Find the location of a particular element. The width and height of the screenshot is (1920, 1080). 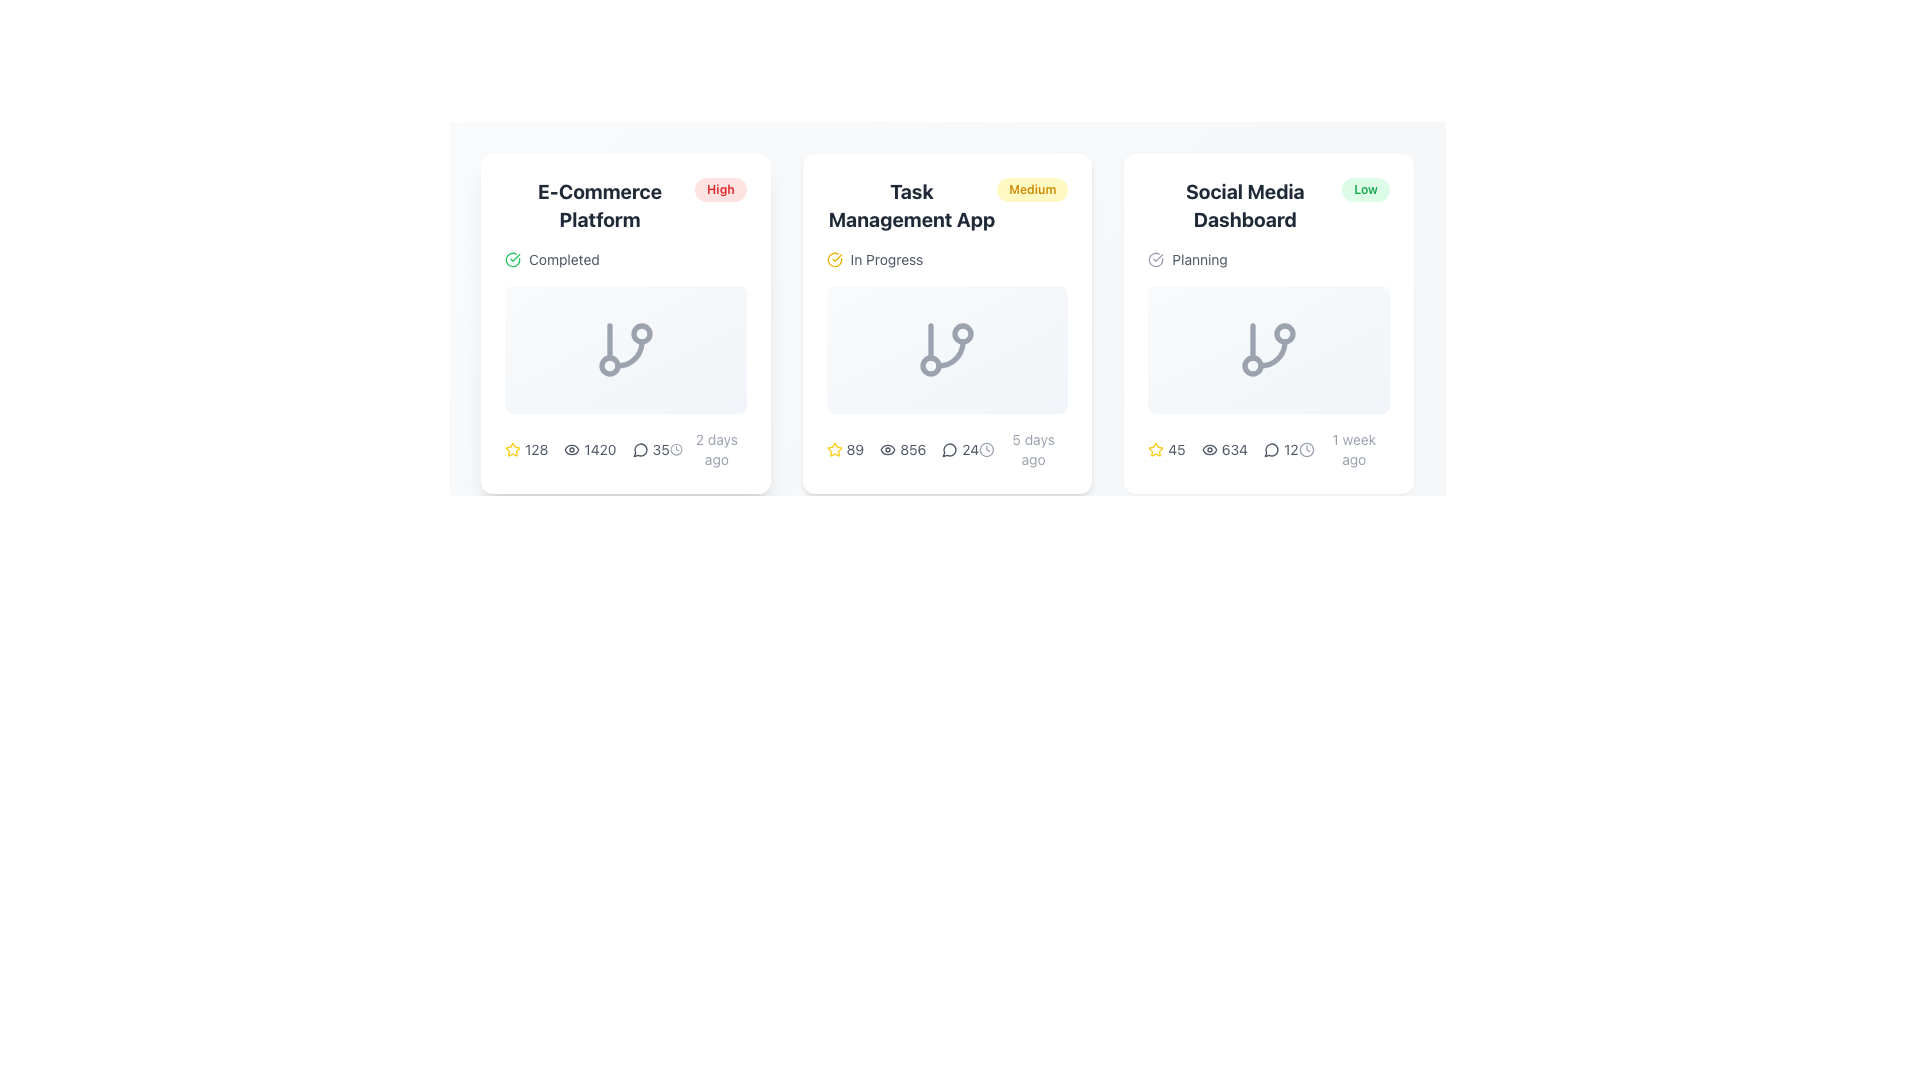

text '856' that is displayed with an eye icon in gray color, located as the second element in a horizontal row of numerical indicators under the 'Task Management App' card is located at coordinates (901, 450).